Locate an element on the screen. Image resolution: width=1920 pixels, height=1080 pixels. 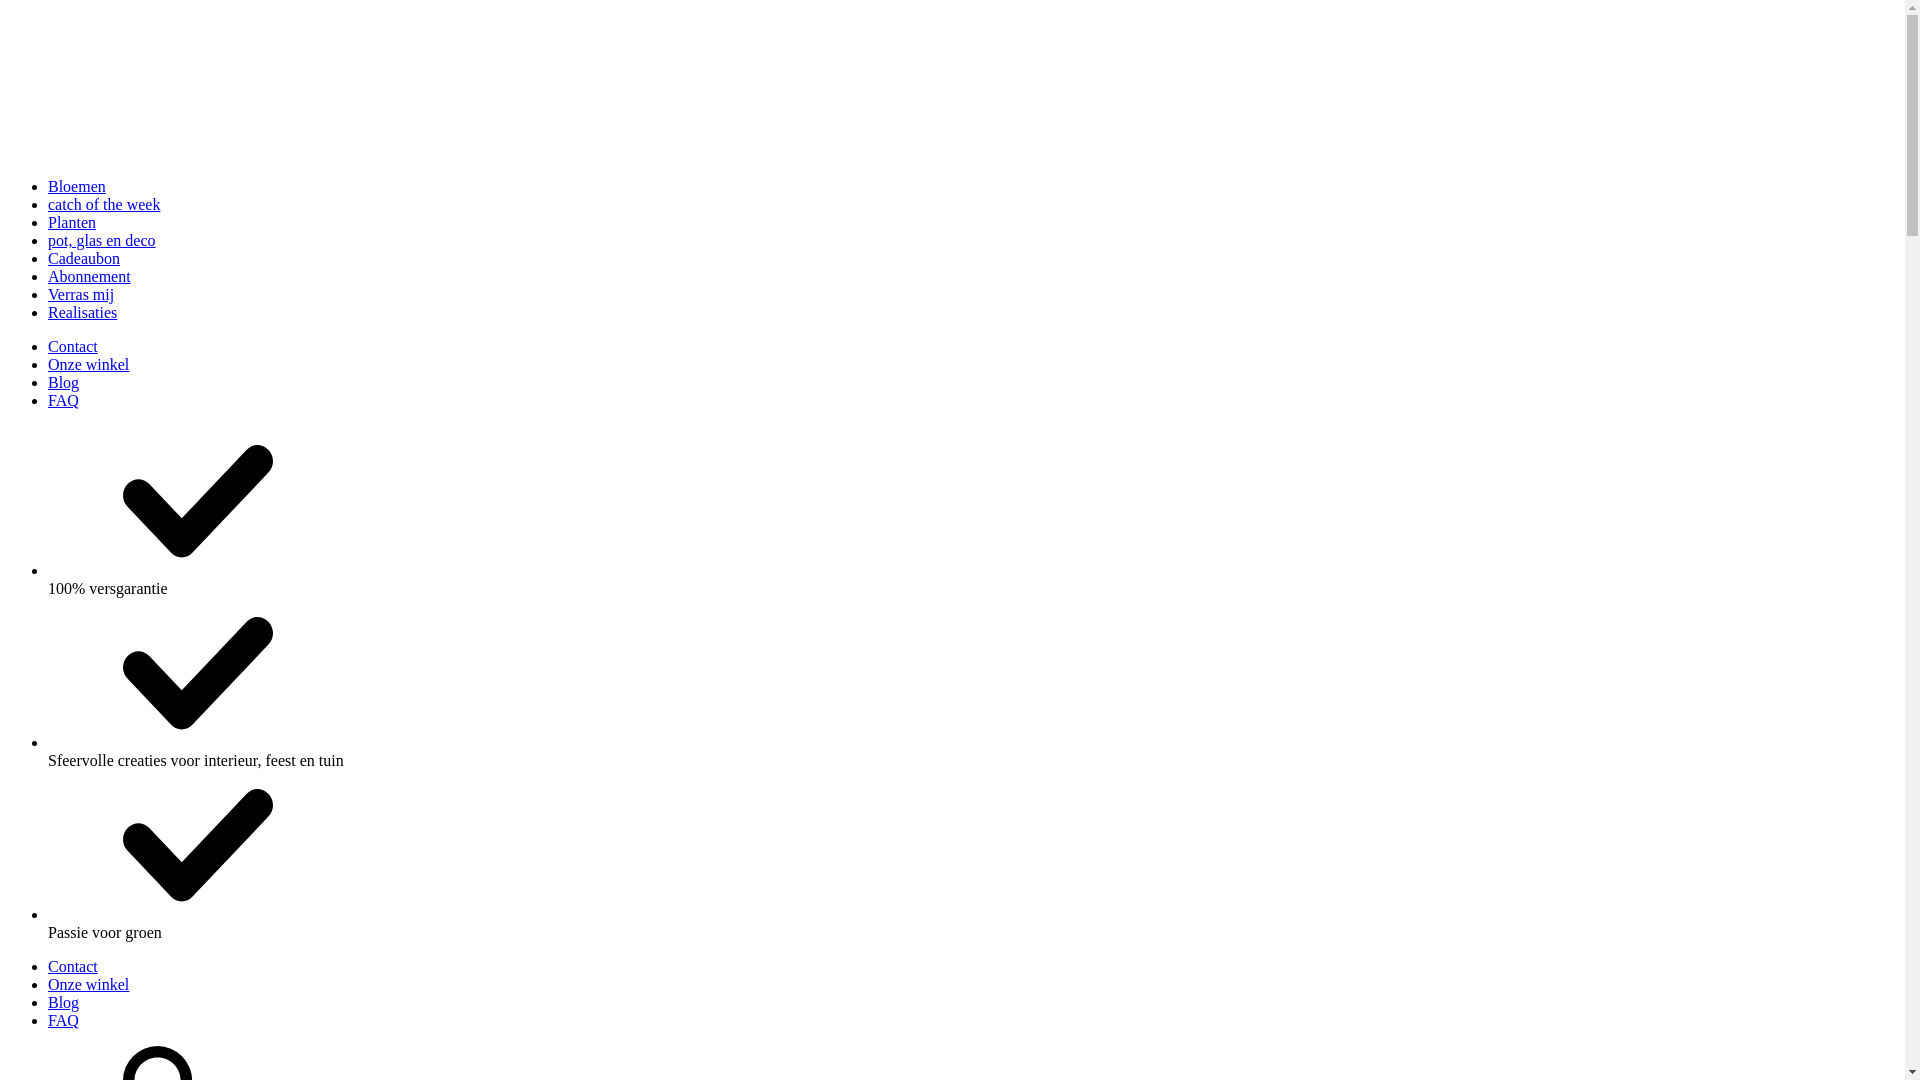
'Planten' is located at coordinates (72, 222).